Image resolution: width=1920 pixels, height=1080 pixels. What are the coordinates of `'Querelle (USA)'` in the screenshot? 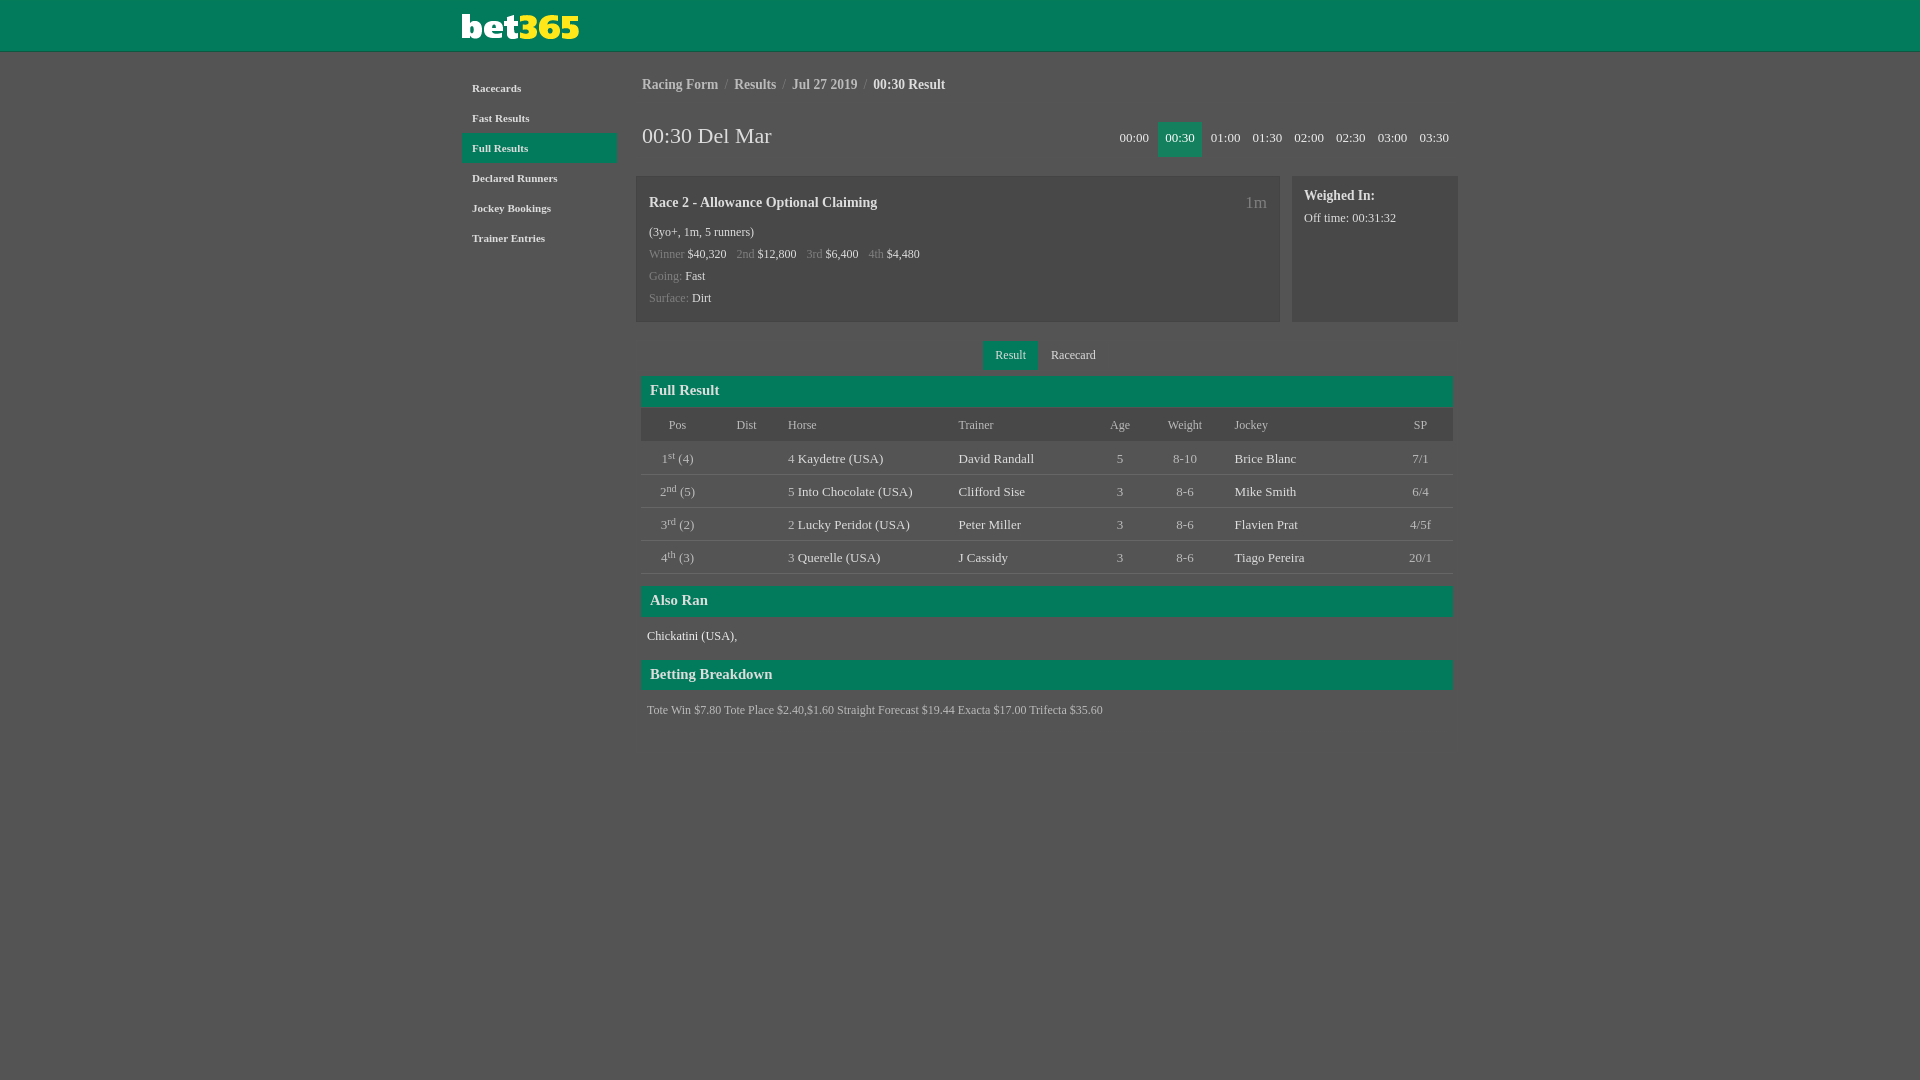 It's located at (839, 557).